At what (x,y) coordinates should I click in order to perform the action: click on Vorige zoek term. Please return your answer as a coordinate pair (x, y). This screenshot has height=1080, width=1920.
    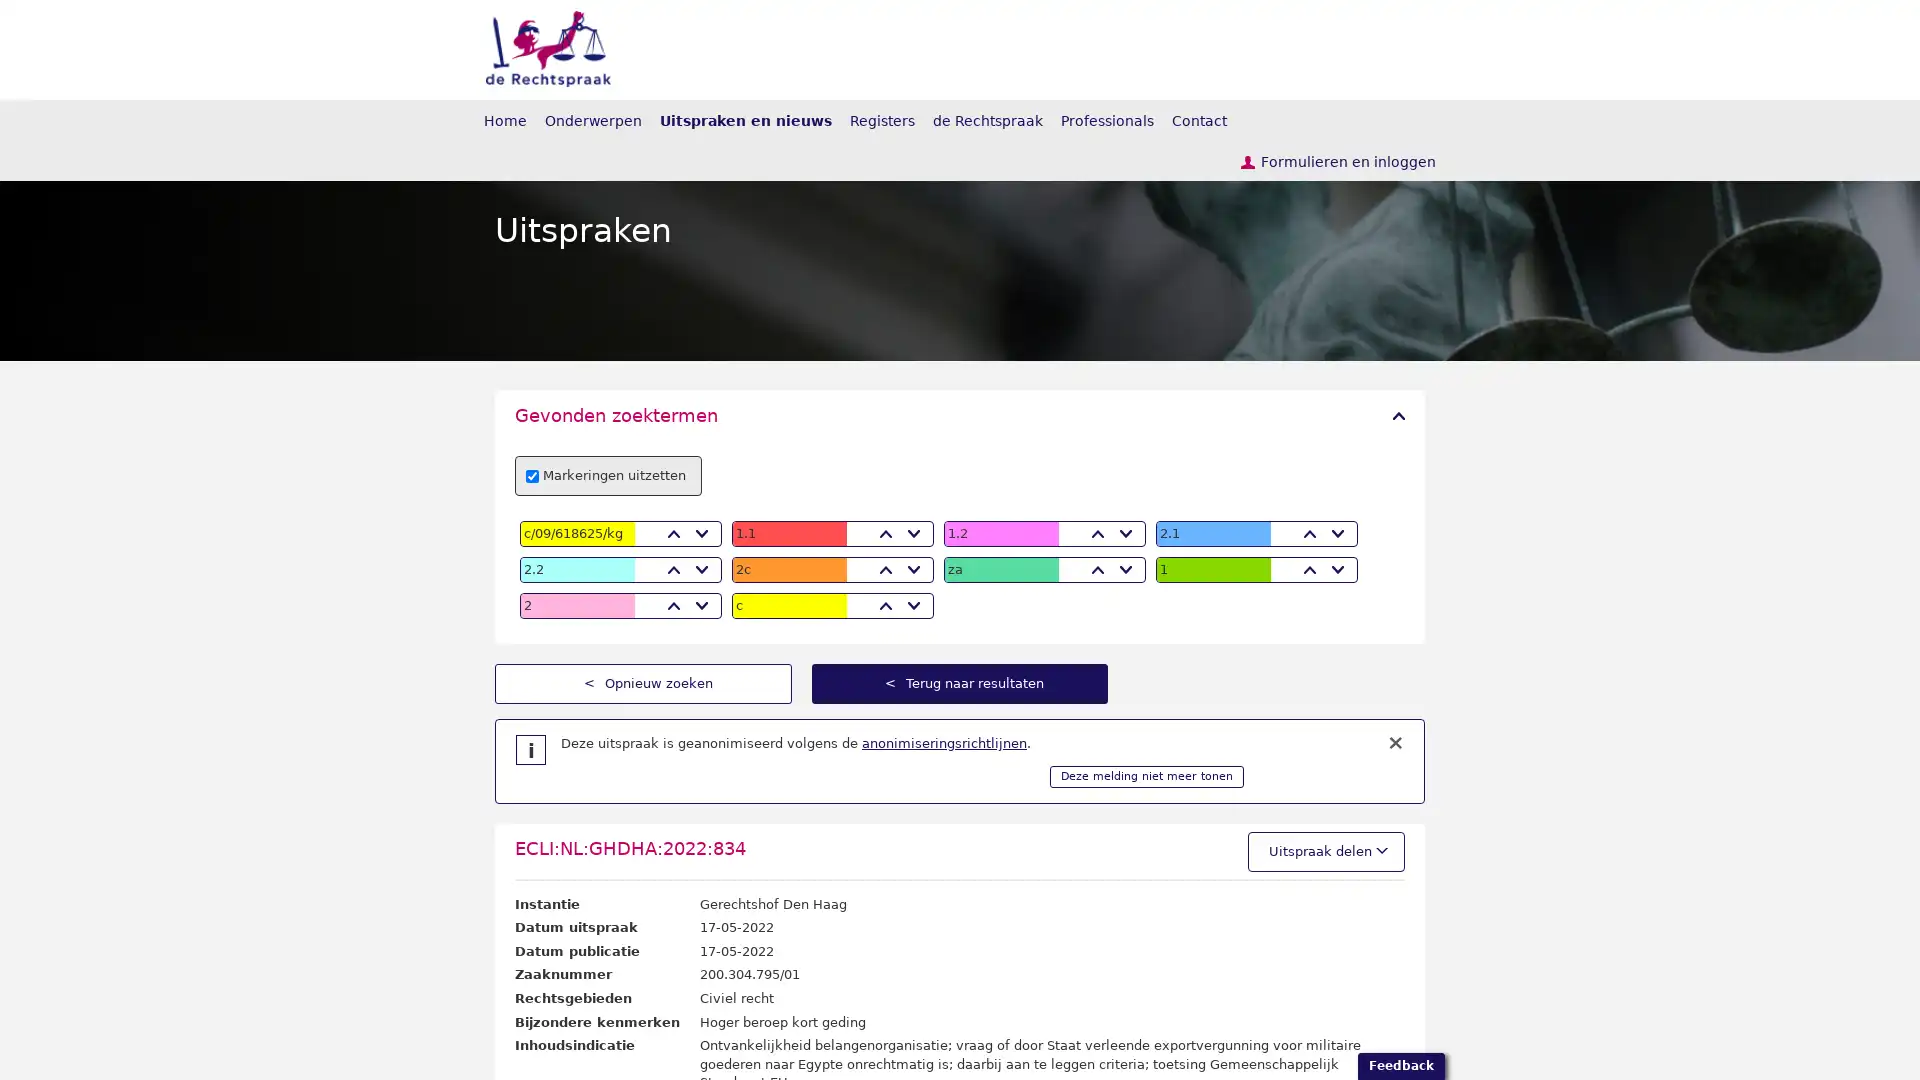
    Looking at the image, I should click on (1097, 569).